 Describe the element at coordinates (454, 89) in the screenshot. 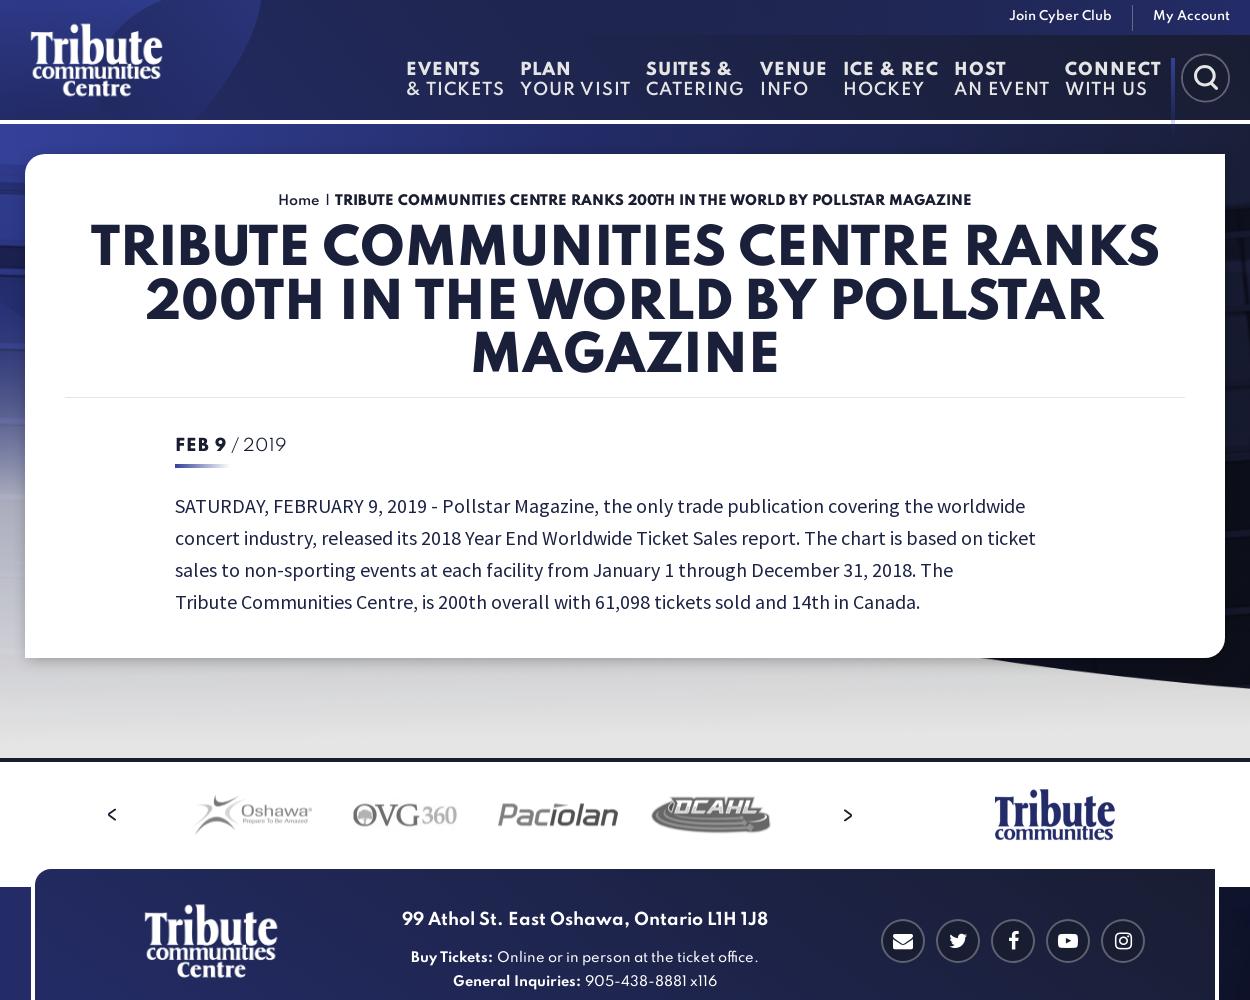

I see `'& Tickets'` at that location.